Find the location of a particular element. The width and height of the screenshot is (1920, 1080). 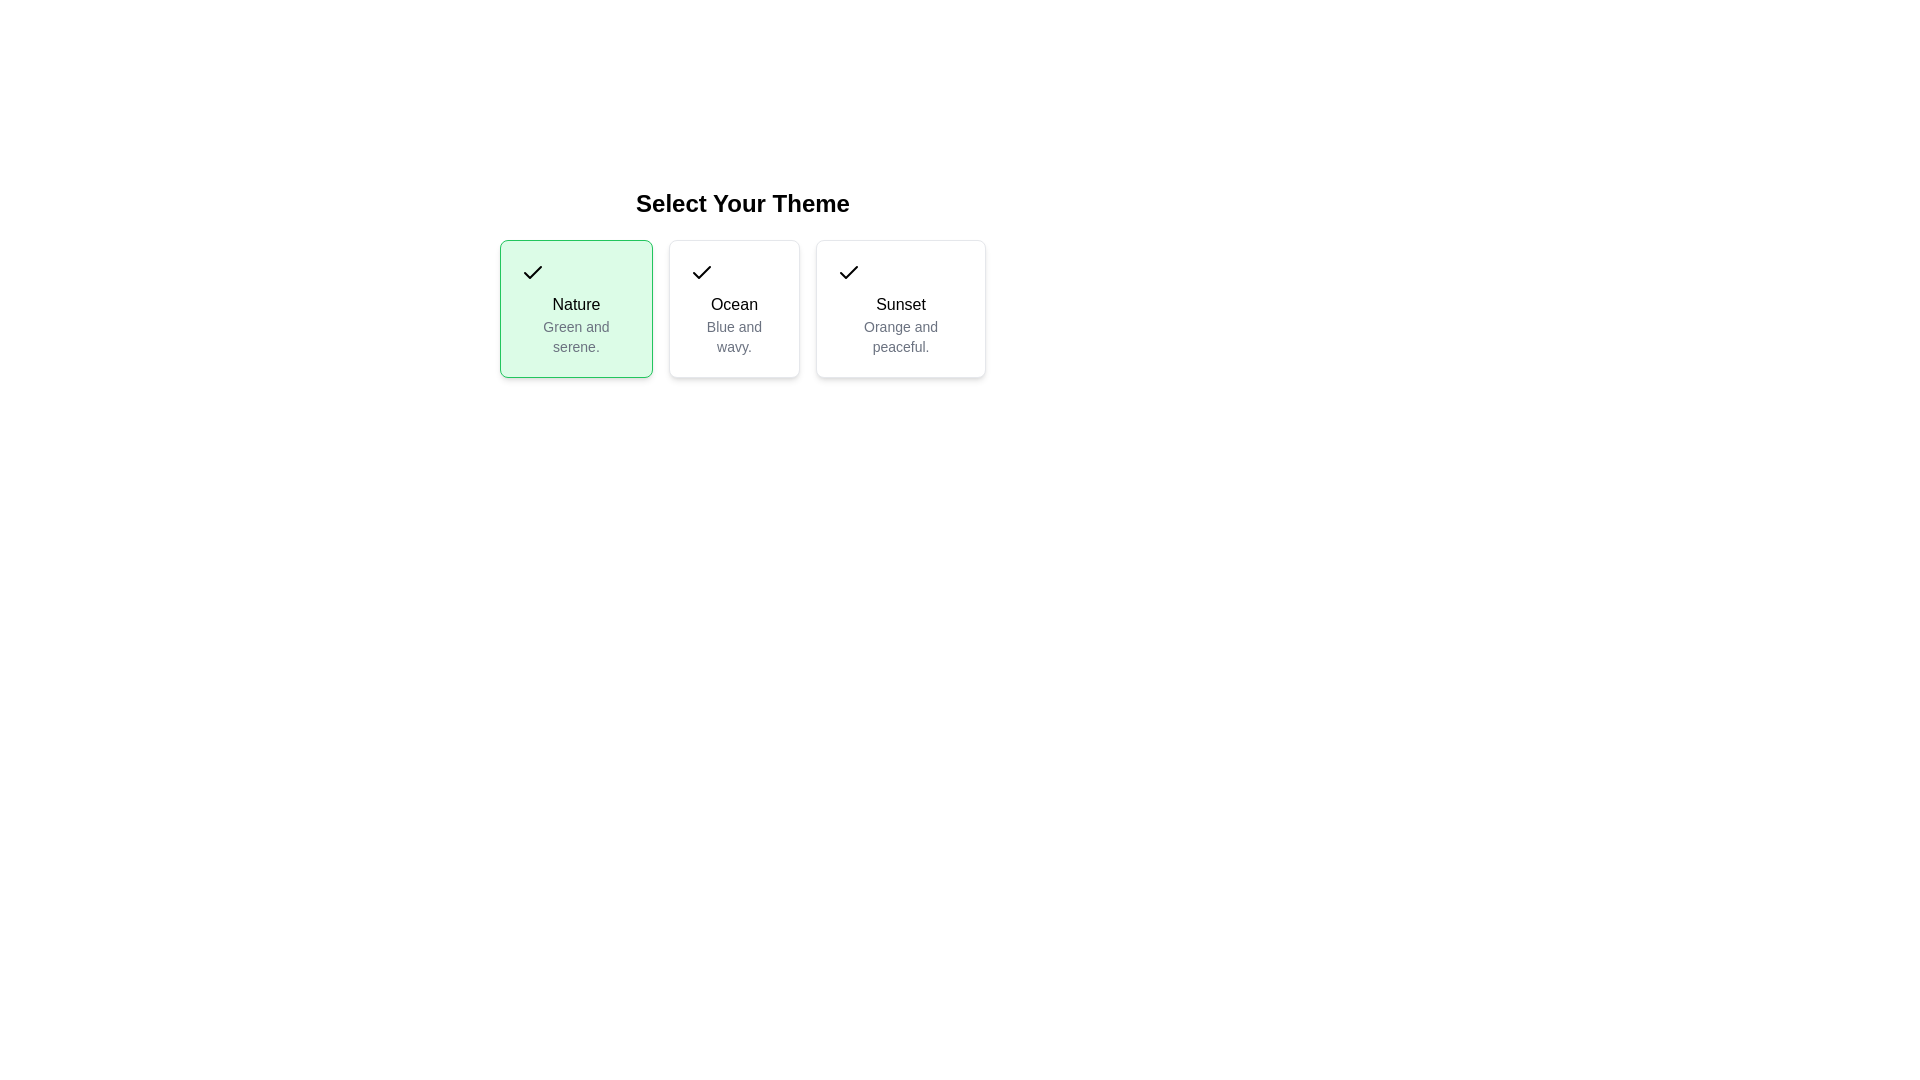

the 'Ocean' theme selectable card, which is described as 'Blue and wavy.' and is positioned between the 'Nature' and 'Sunset' cards within the 'Select Your Theme' interface is located at coordinates (733, 308).